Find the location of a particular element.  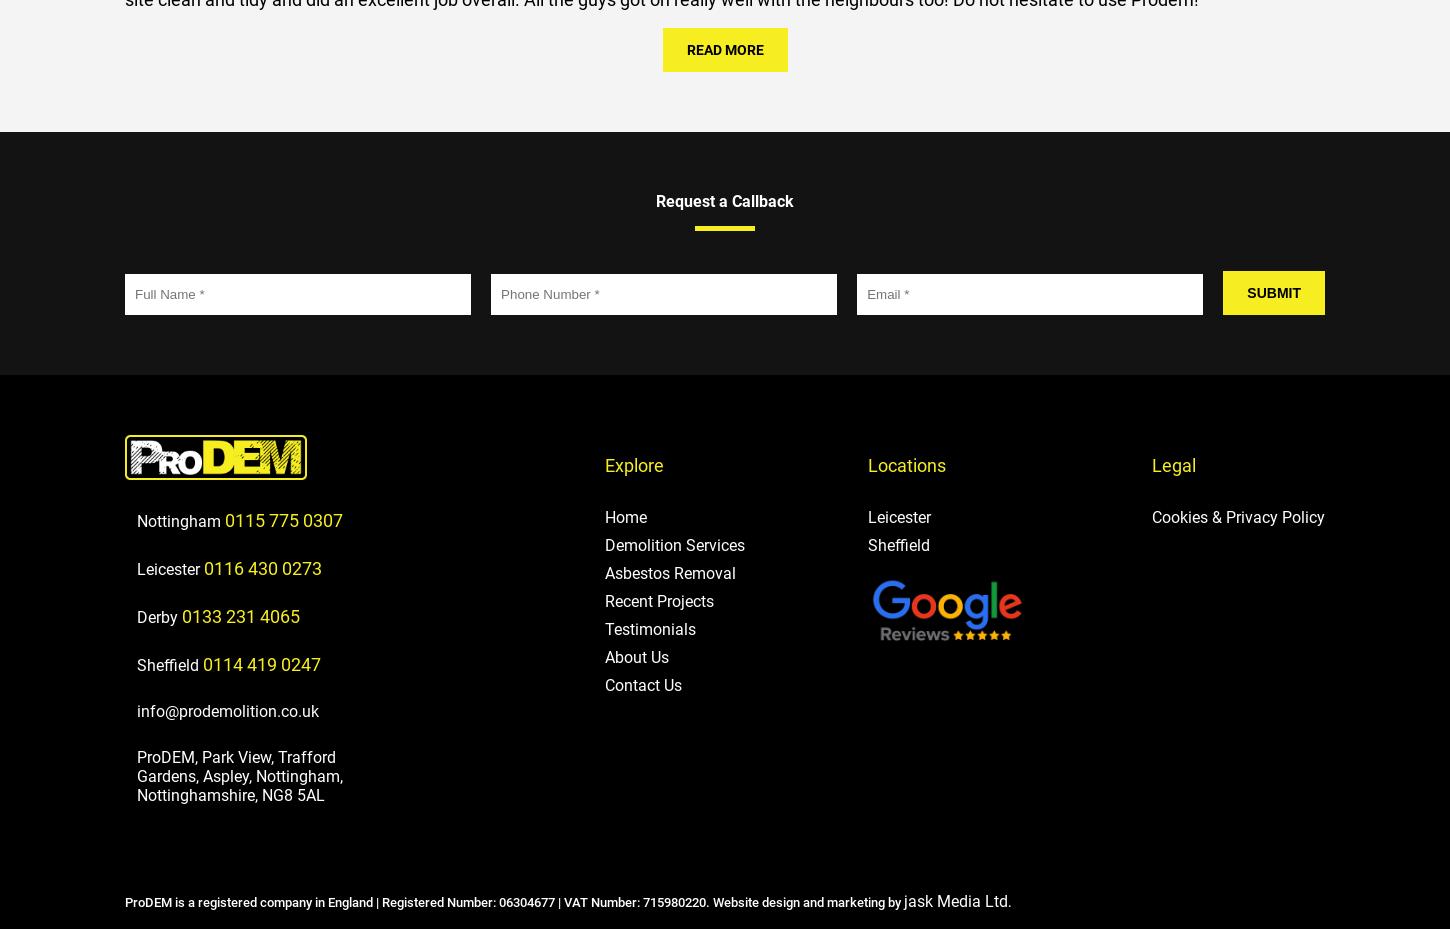

'Submit' is located at coordinates (1273, 291).